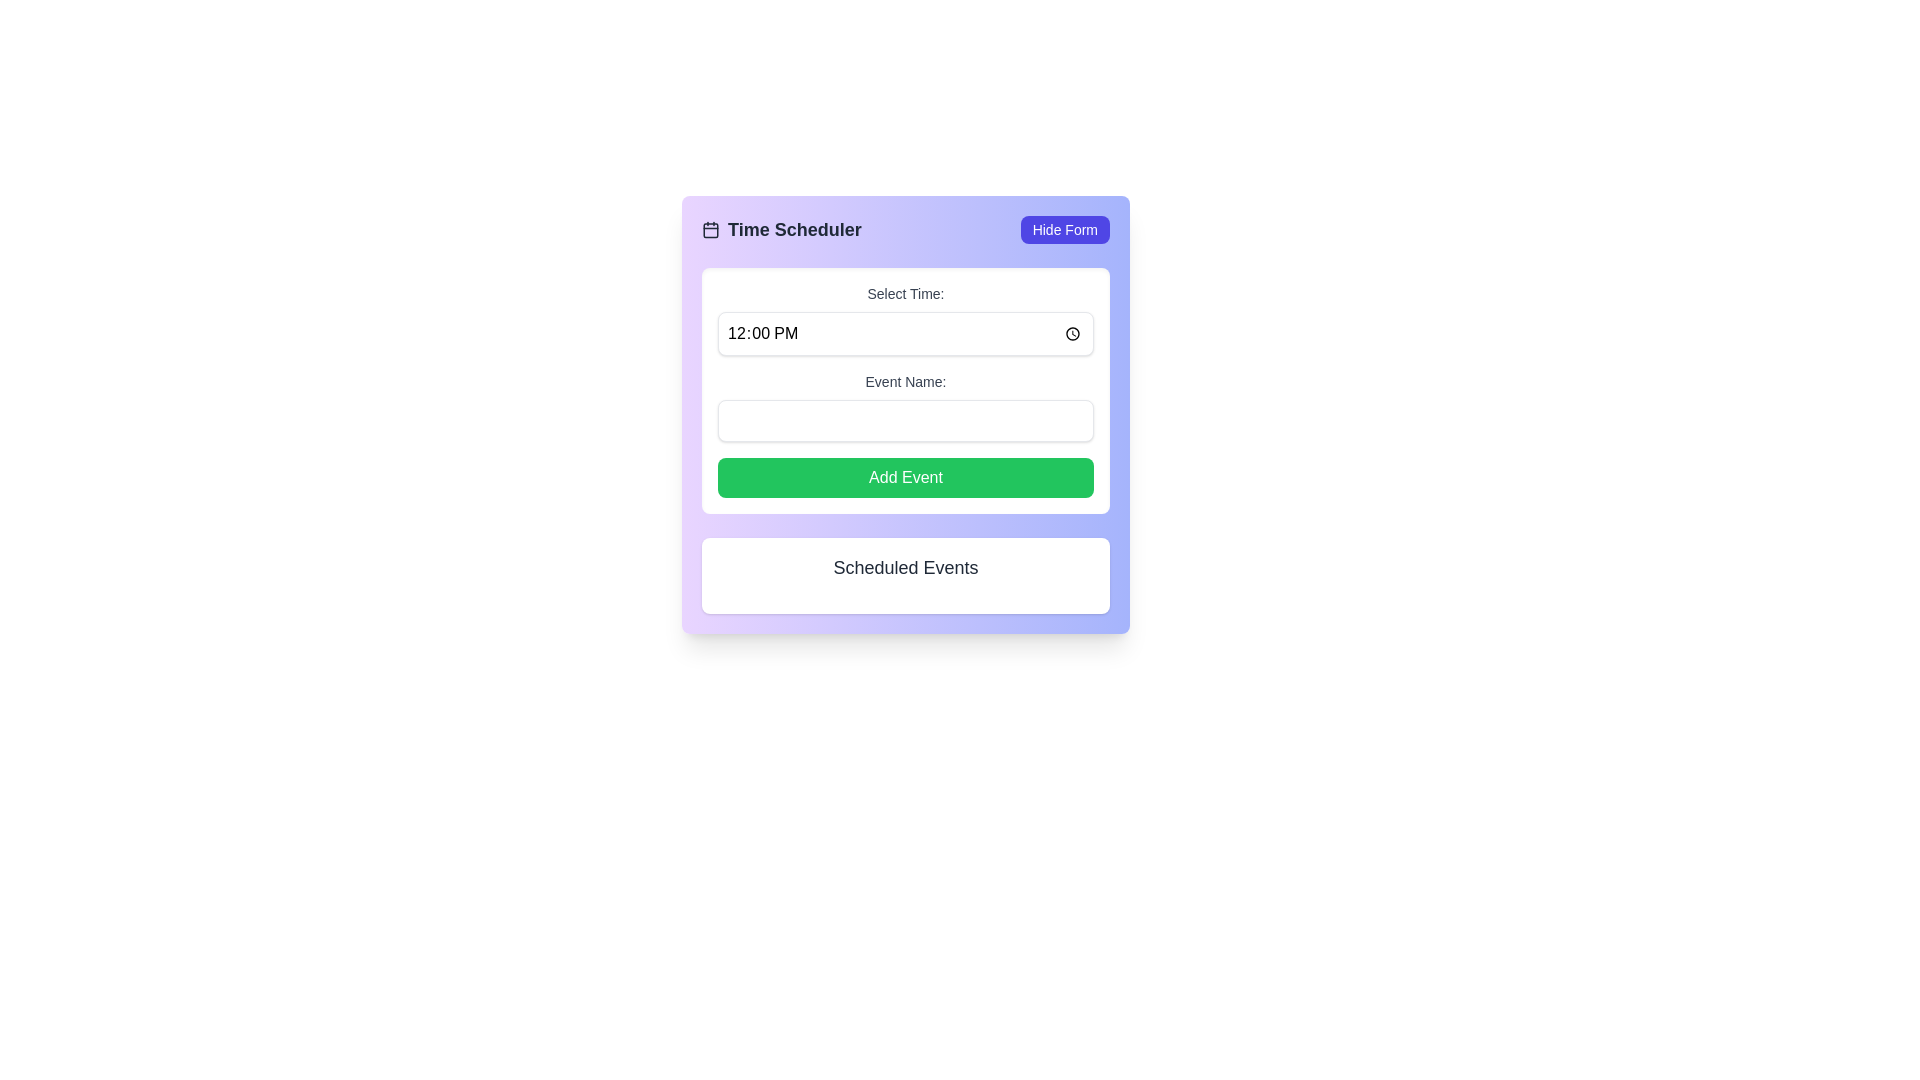 This screenshot has height=1080, width=1920. I want to click on the appearance of the calendar icon, which is a minimalist square with rounded corners and small vertical lines inside, located to the left of the 'Time Scheduler' text in the header of the card UI, so click(710, 229).